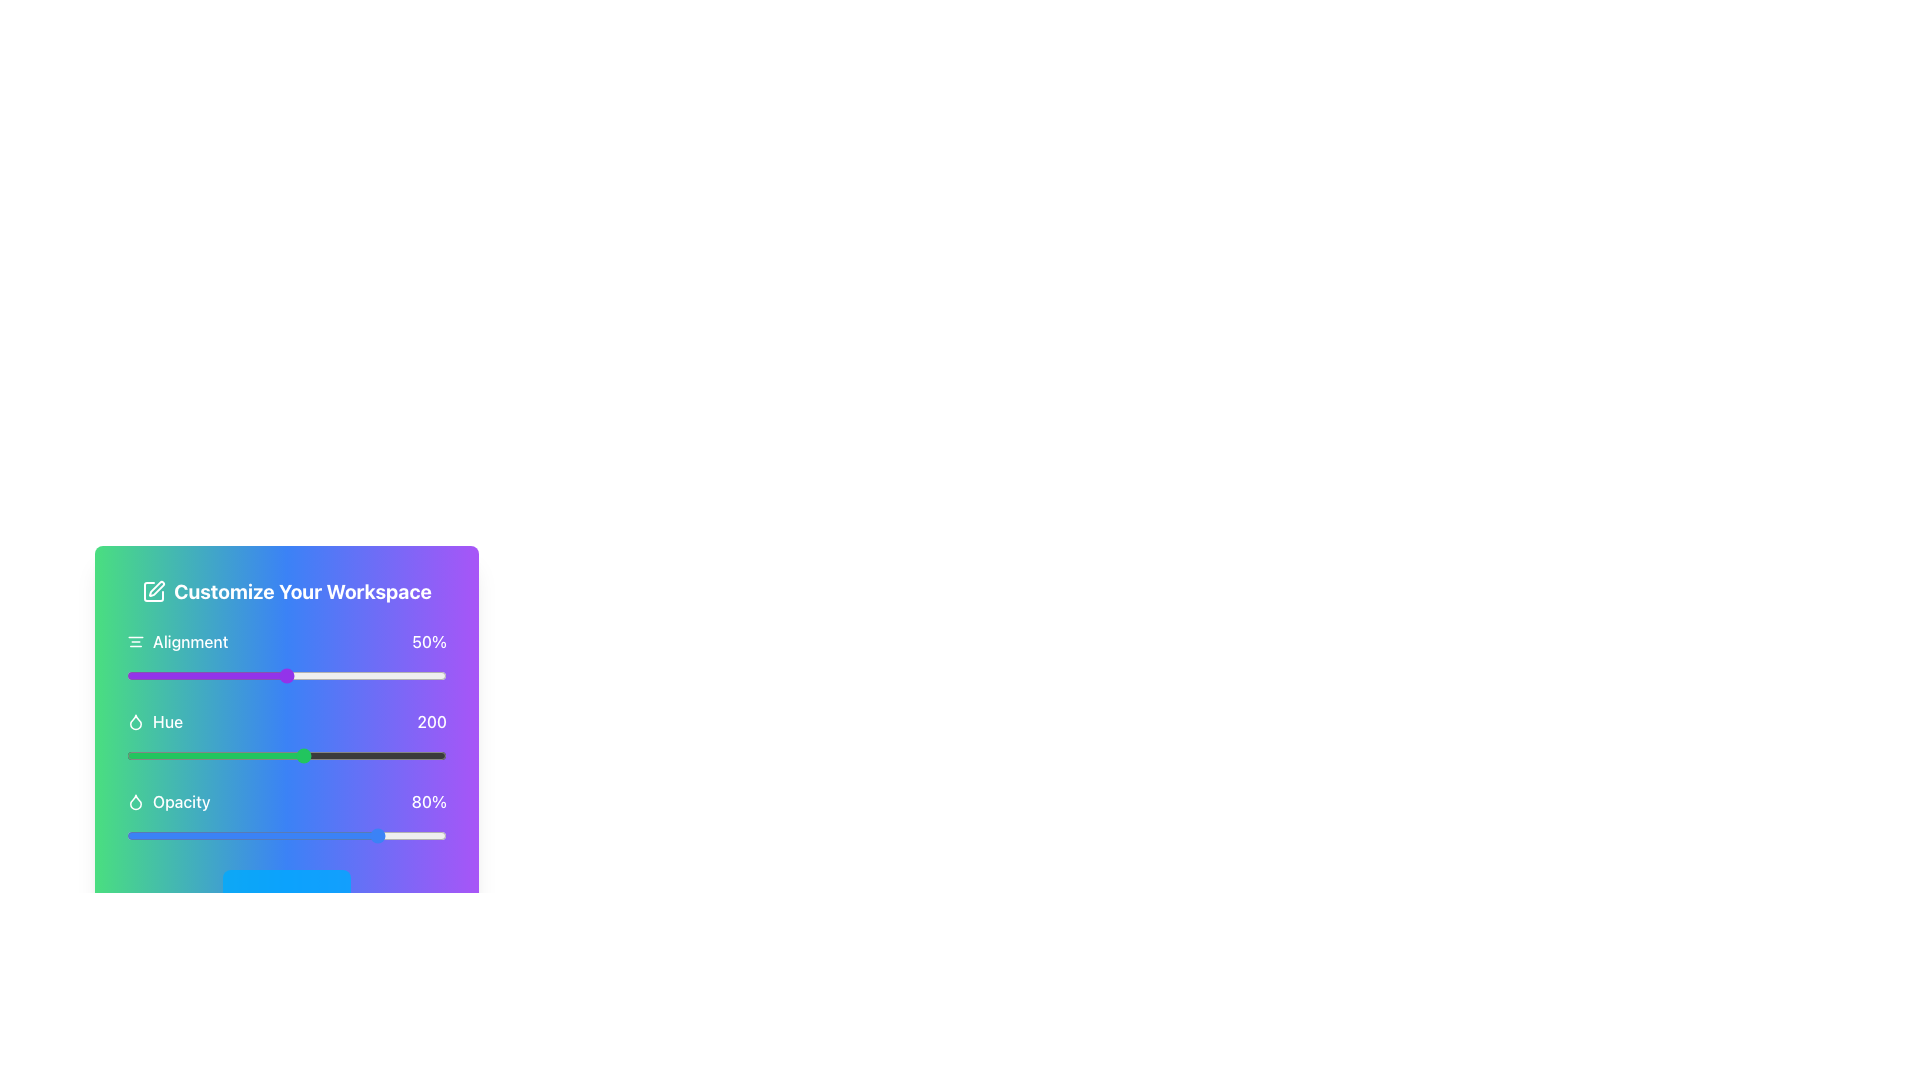 The image size is (1920, 1080). Describe the element at coordinates (350, 836) in the screenshot. I see `the opacity slider` at that location.